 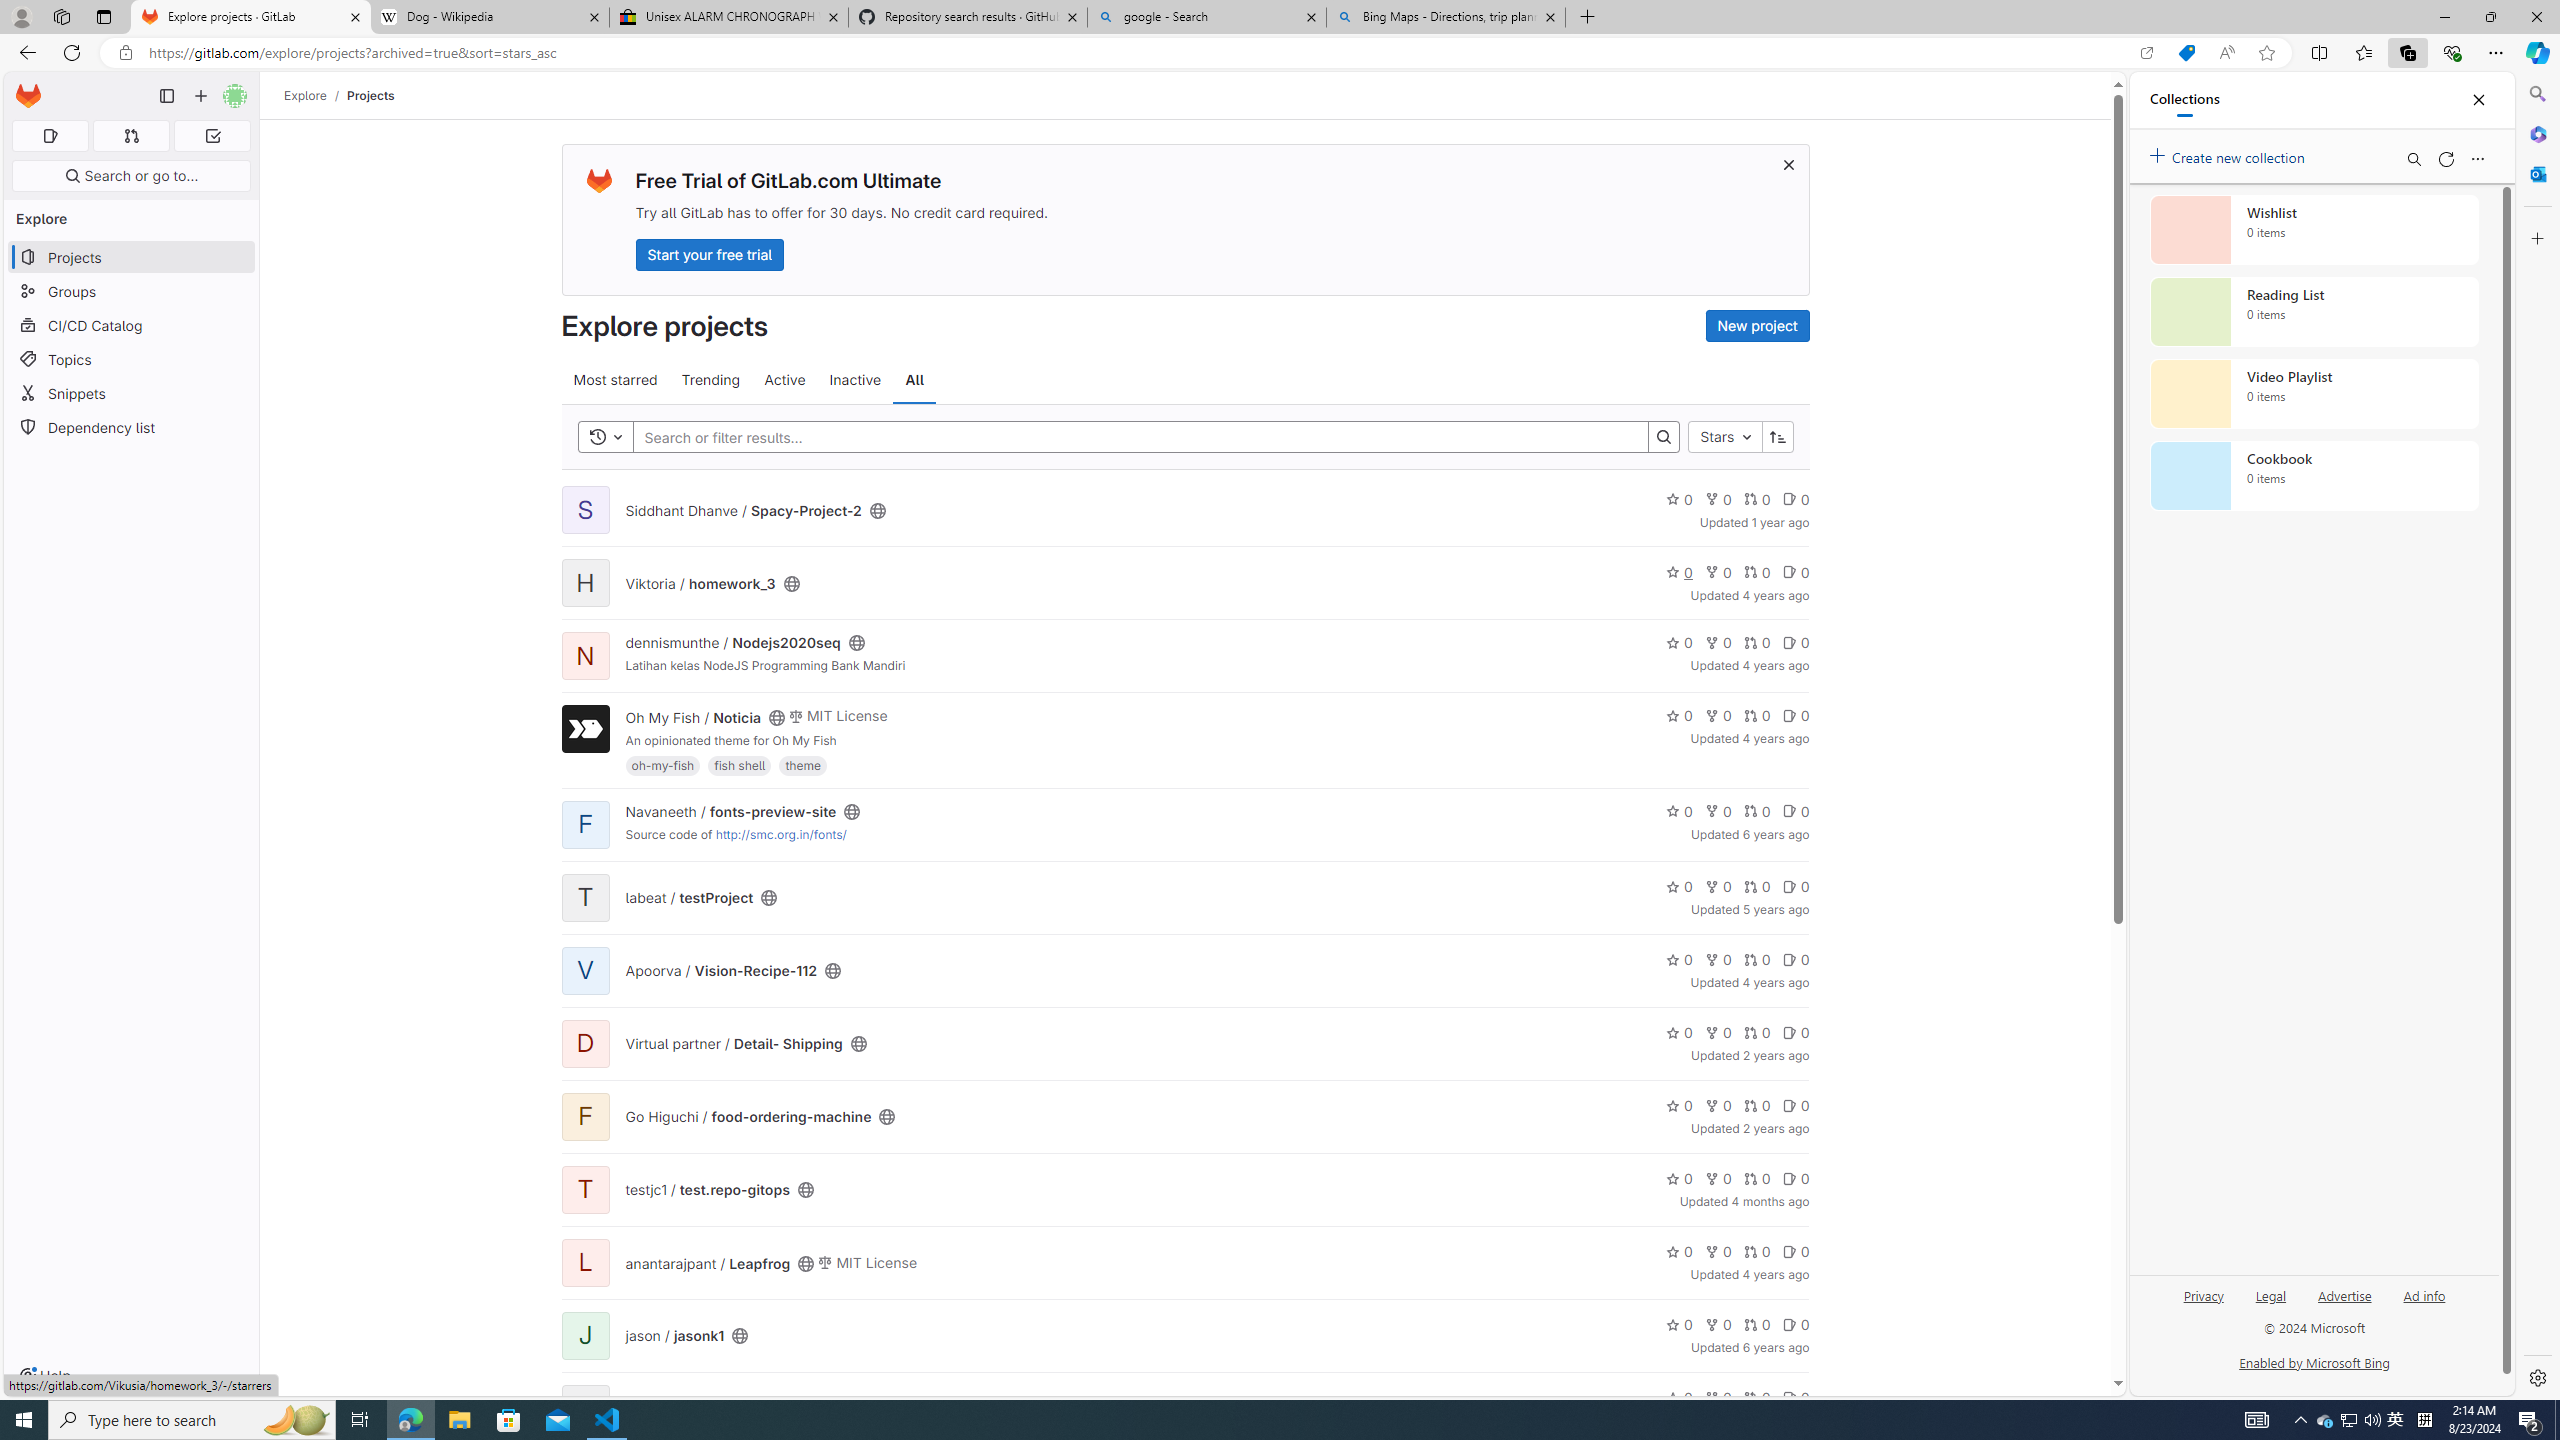 I want to click on 'Start your free trial', so click(x=709, y=253).